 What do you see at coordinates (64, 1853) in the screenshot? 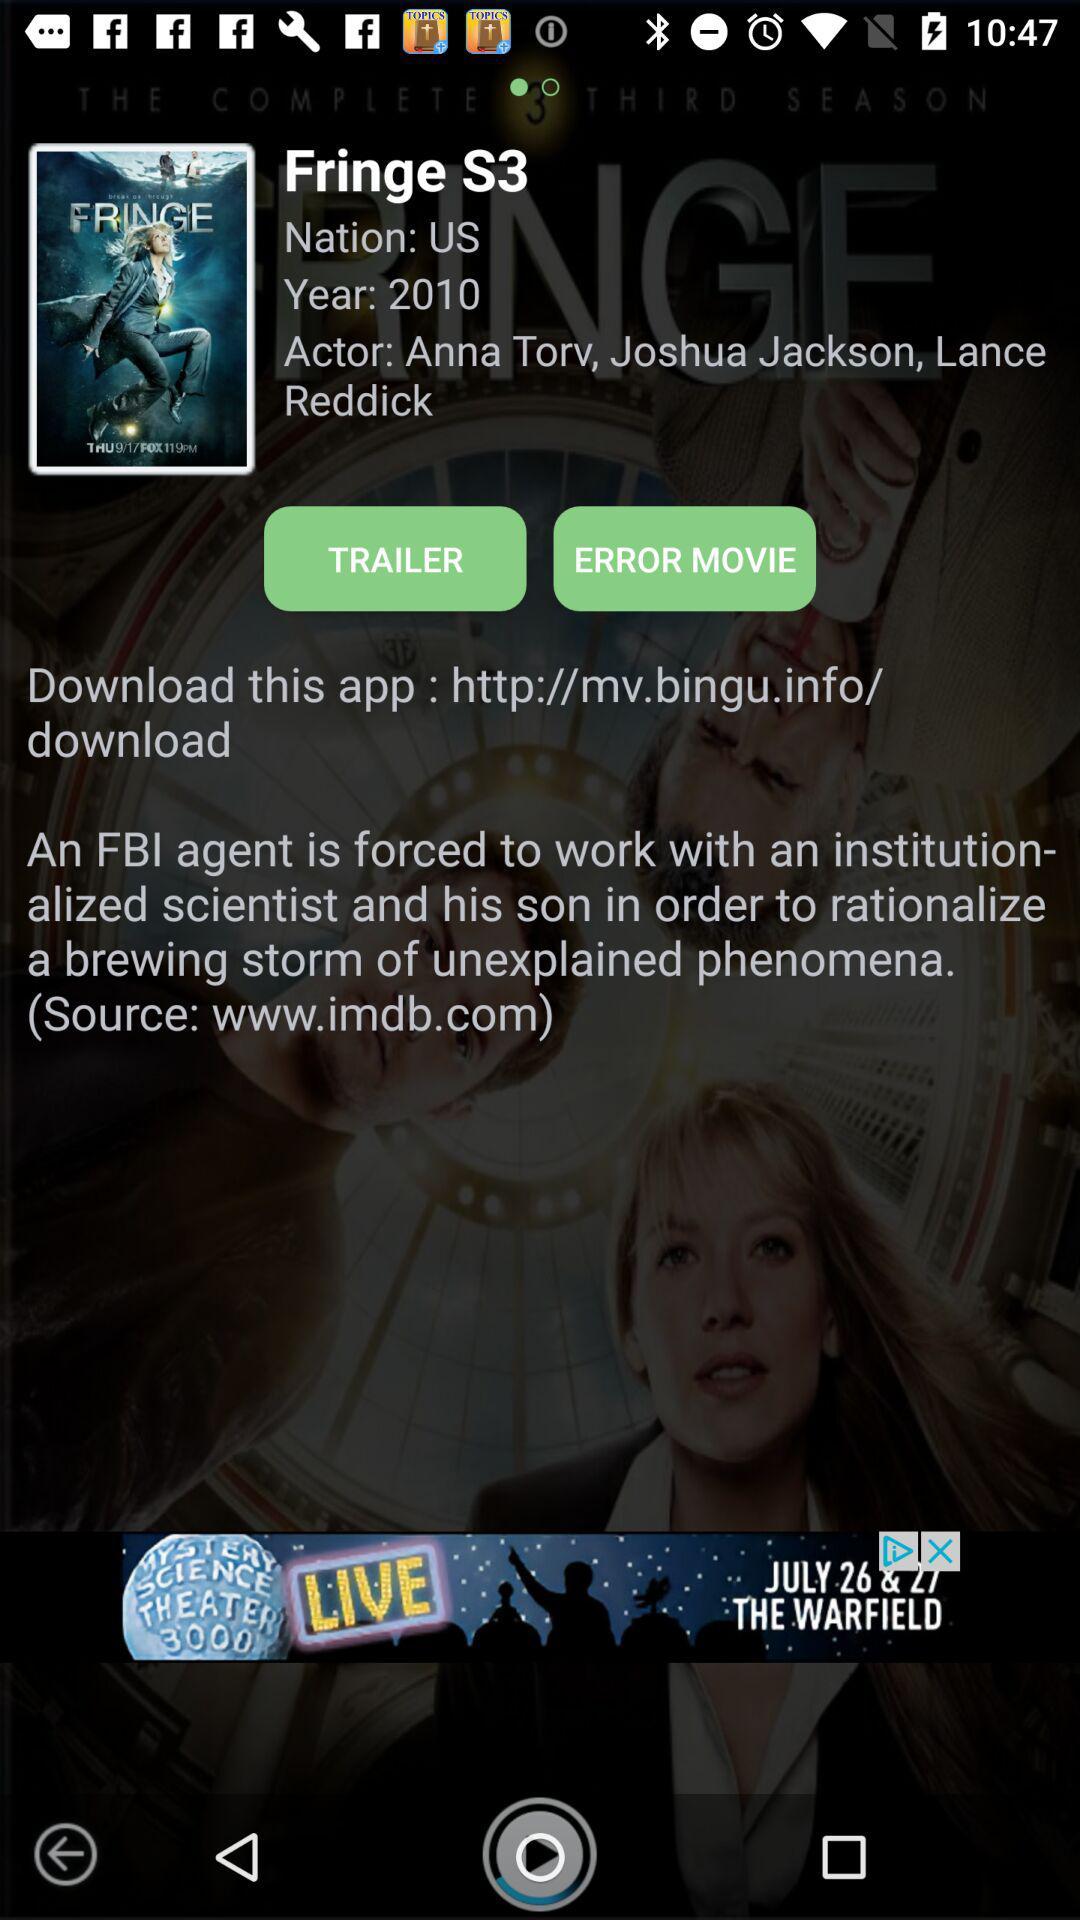
I see `the arrow_backward icon` at bounding box center [64, 1853].